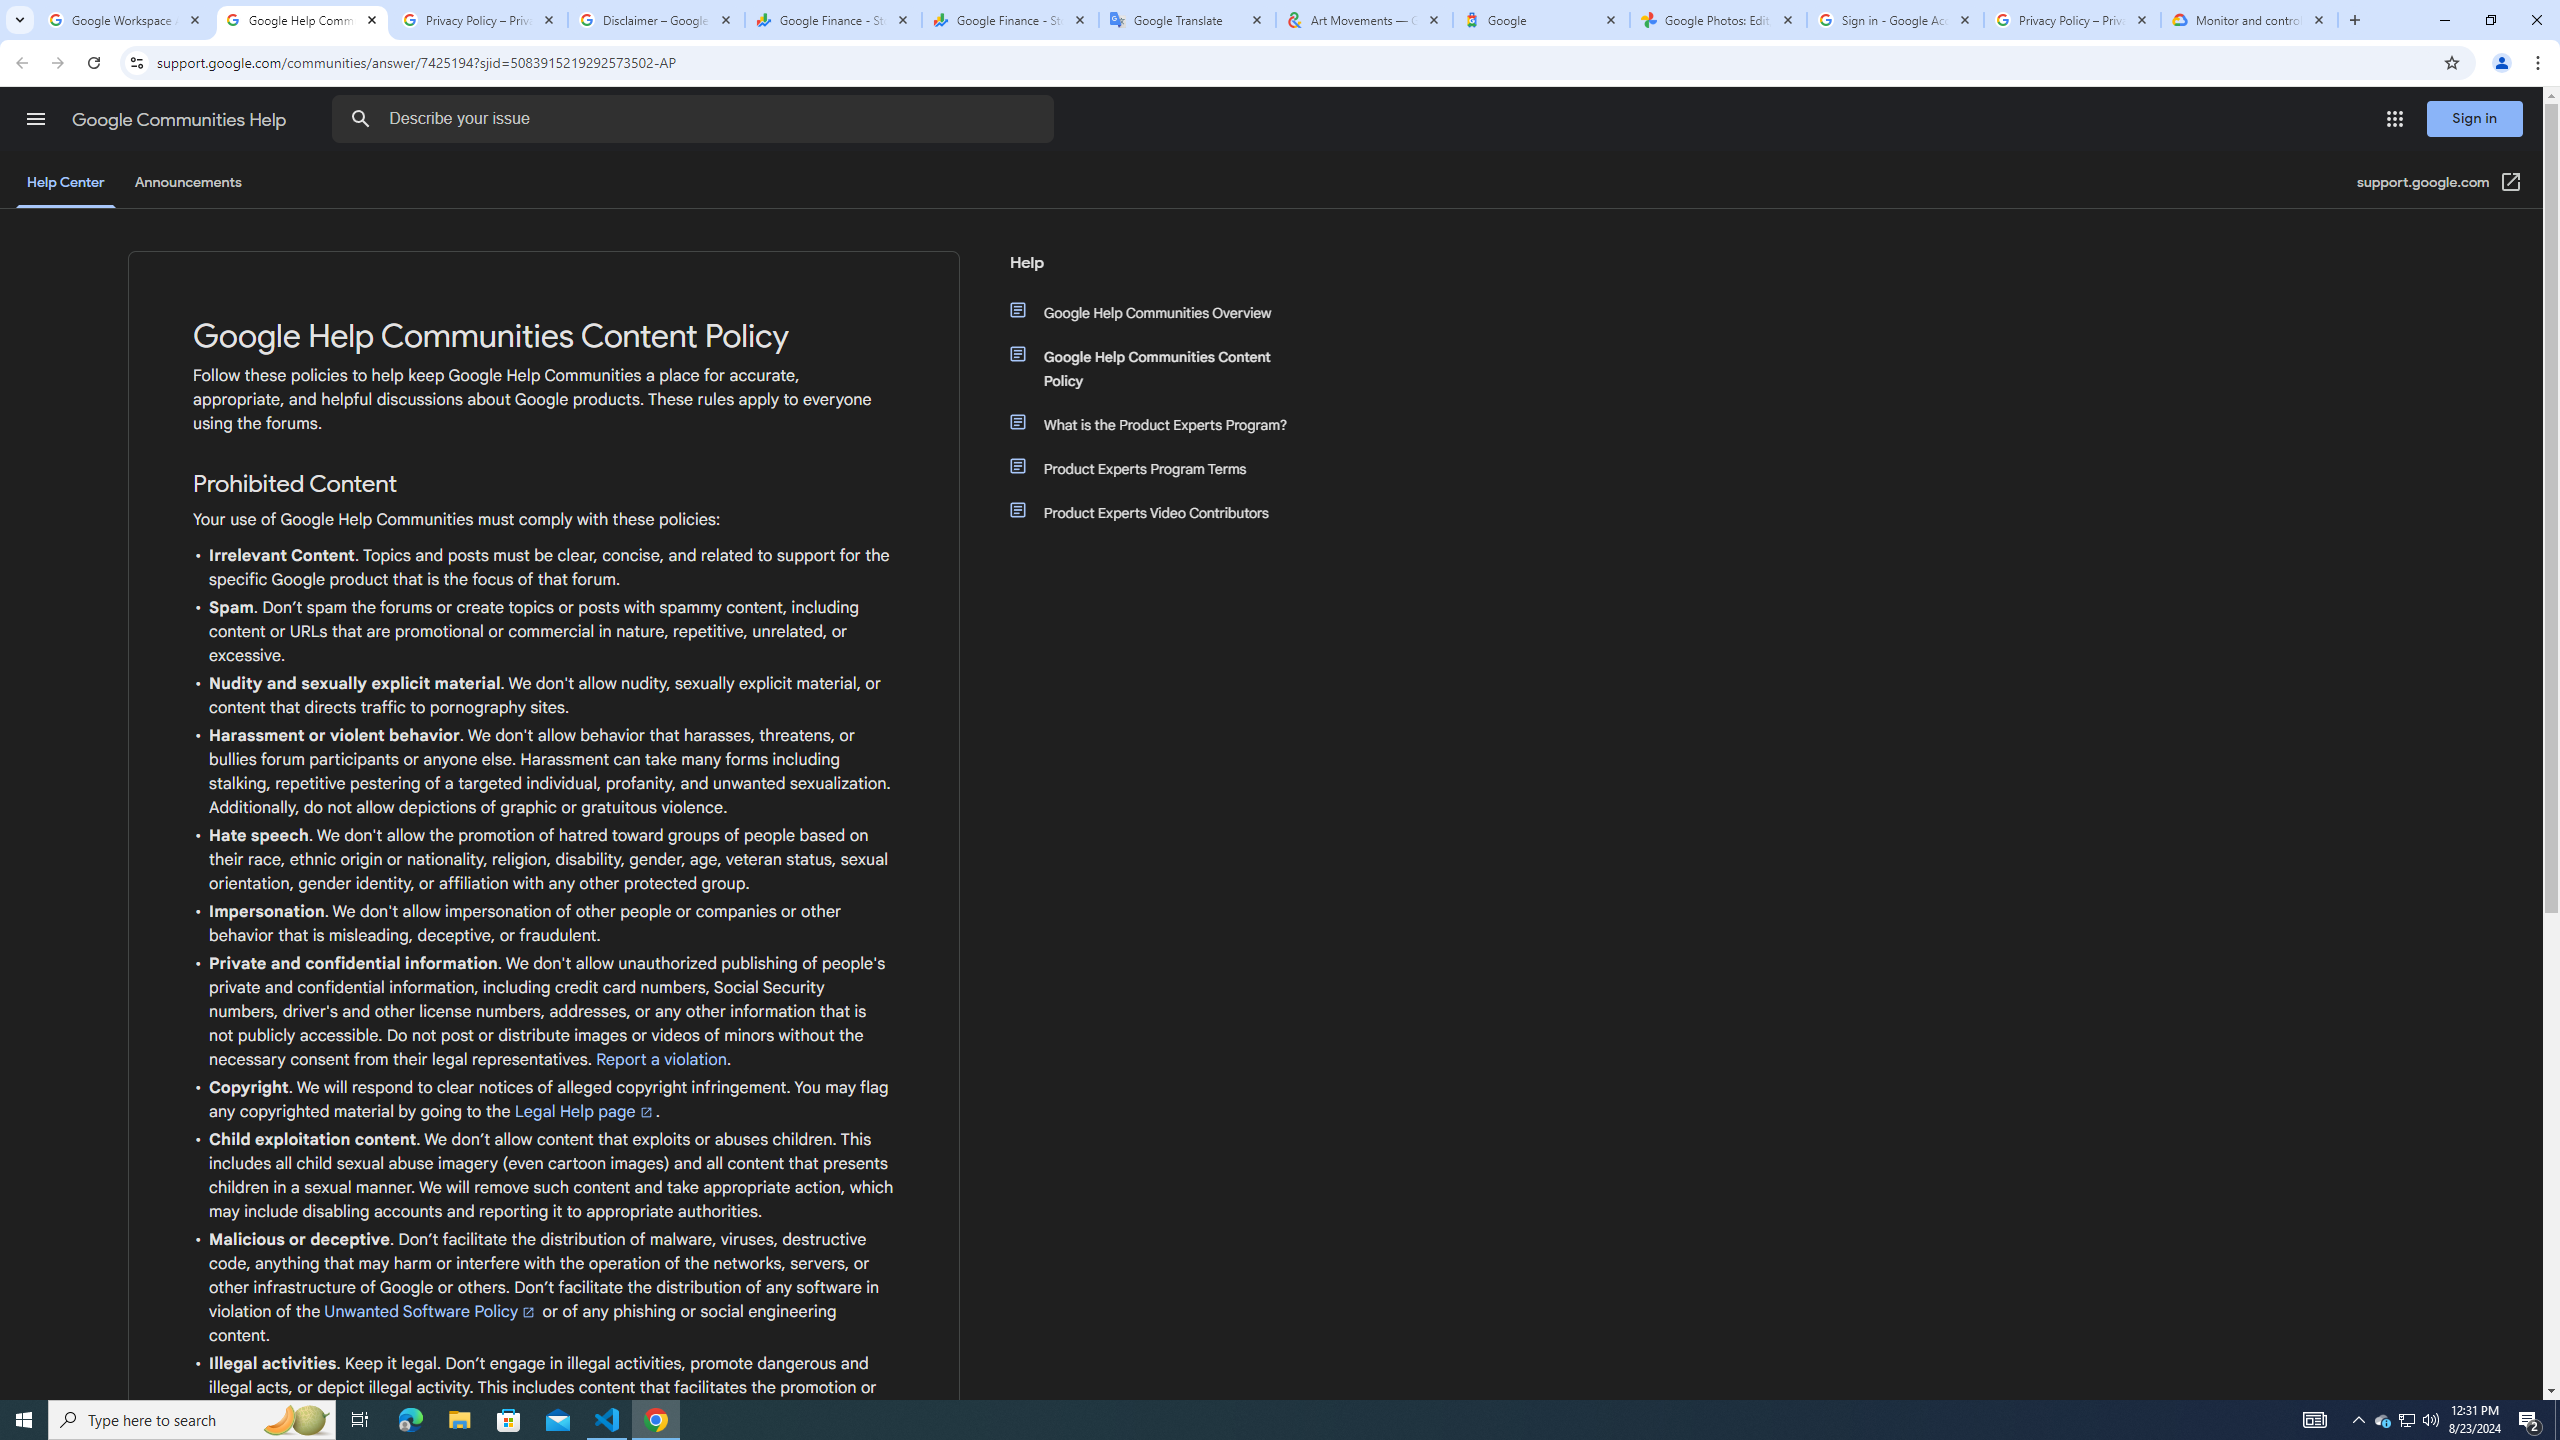 The width and height of the screenshot is (2560, 1440). What do you see at coordinates (1162, 467) in the screenshot?
I see `'Product Experts Program Terms'` at bounding box center [1162, 467].